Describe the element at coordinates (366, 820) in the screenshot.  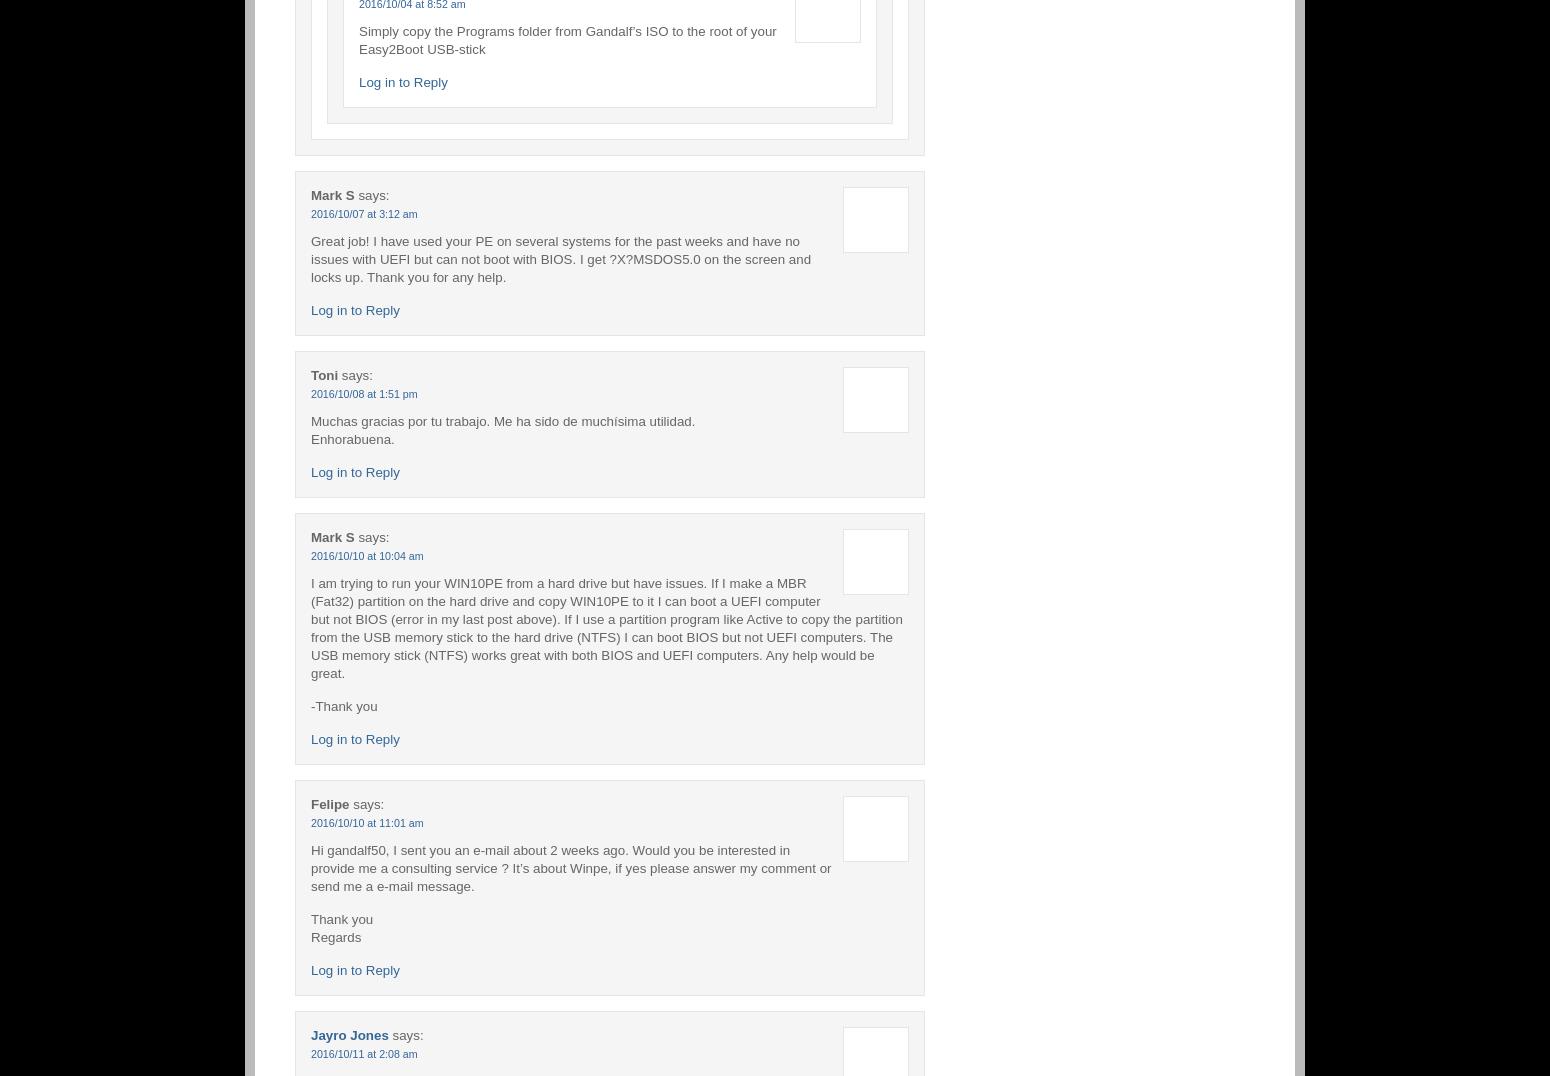
I see `'2016/10/10 at 11:01 am'` at that location.